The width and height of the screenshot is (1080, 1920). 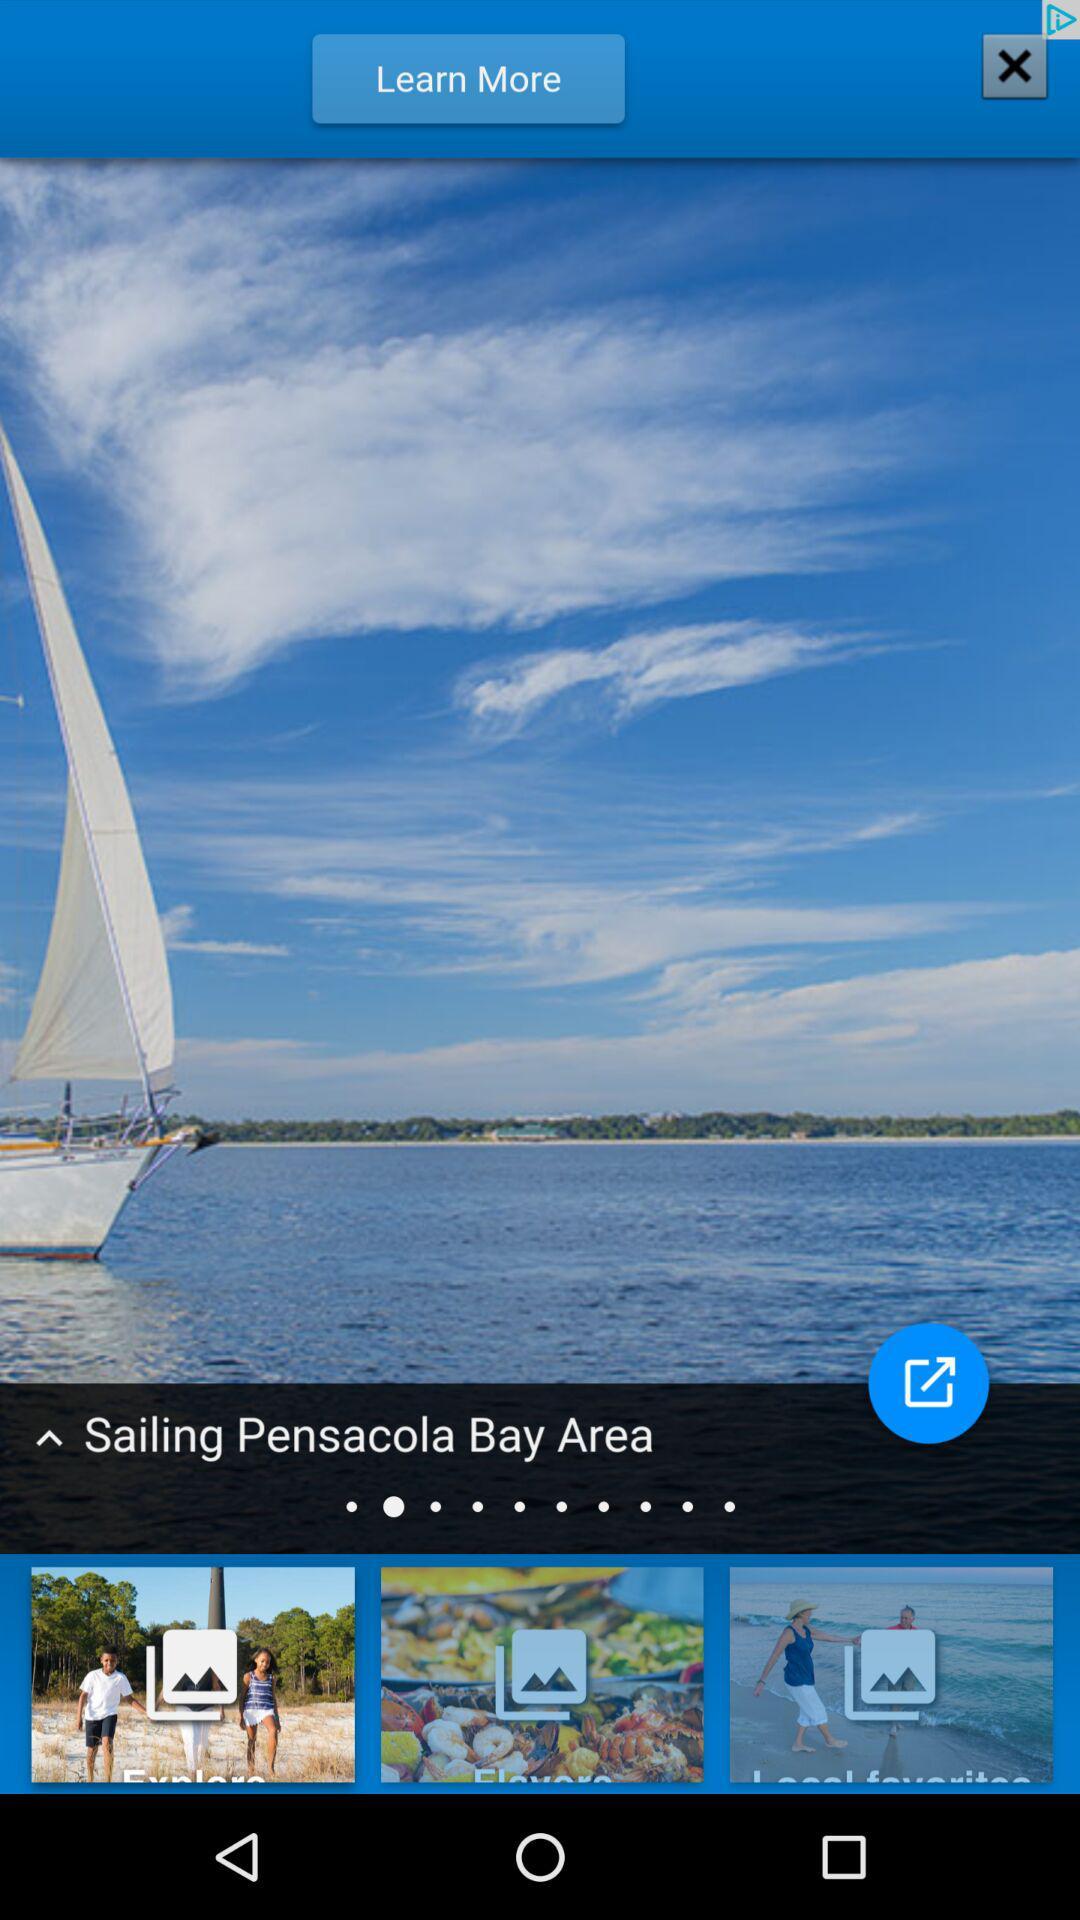 I want to click on the close icon, so click(x=1001, y=83).